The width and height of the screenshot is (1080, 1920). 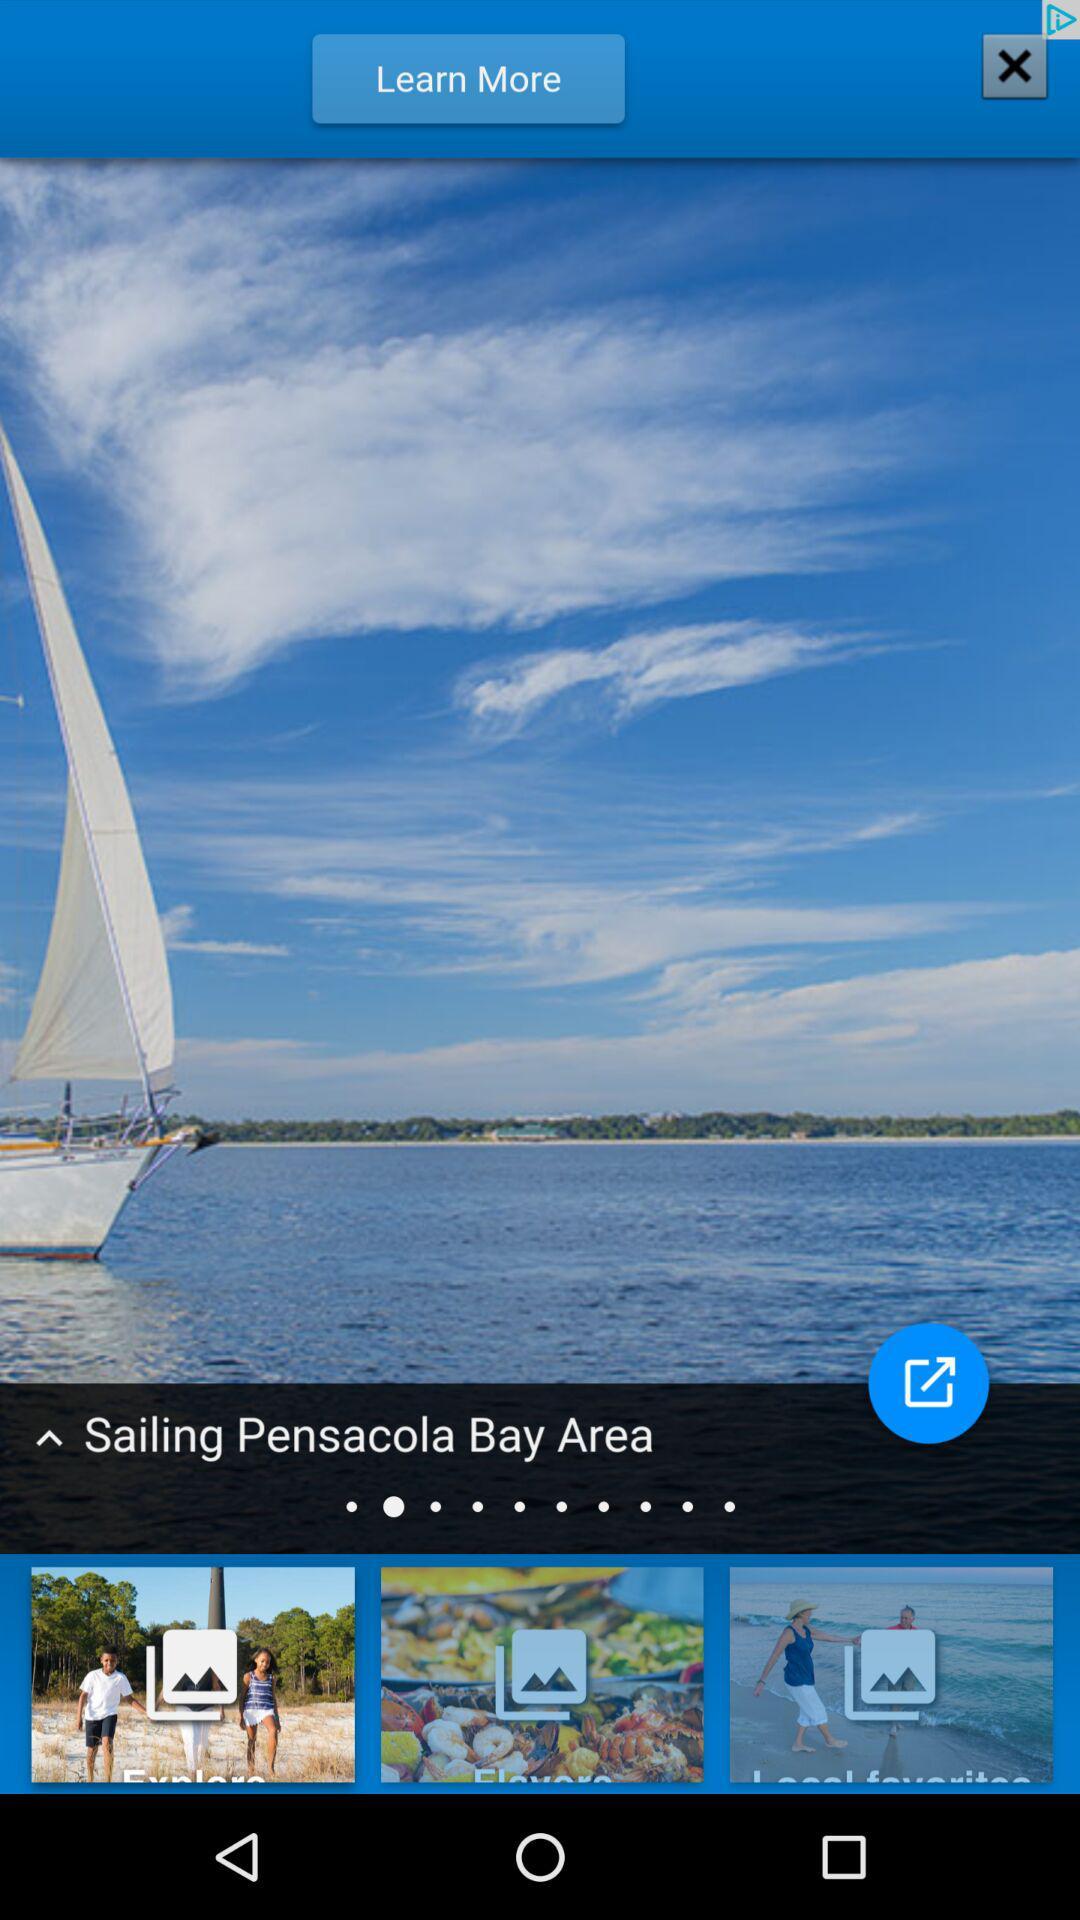 I want to click on the close icon, so click(x=1001, y=83).